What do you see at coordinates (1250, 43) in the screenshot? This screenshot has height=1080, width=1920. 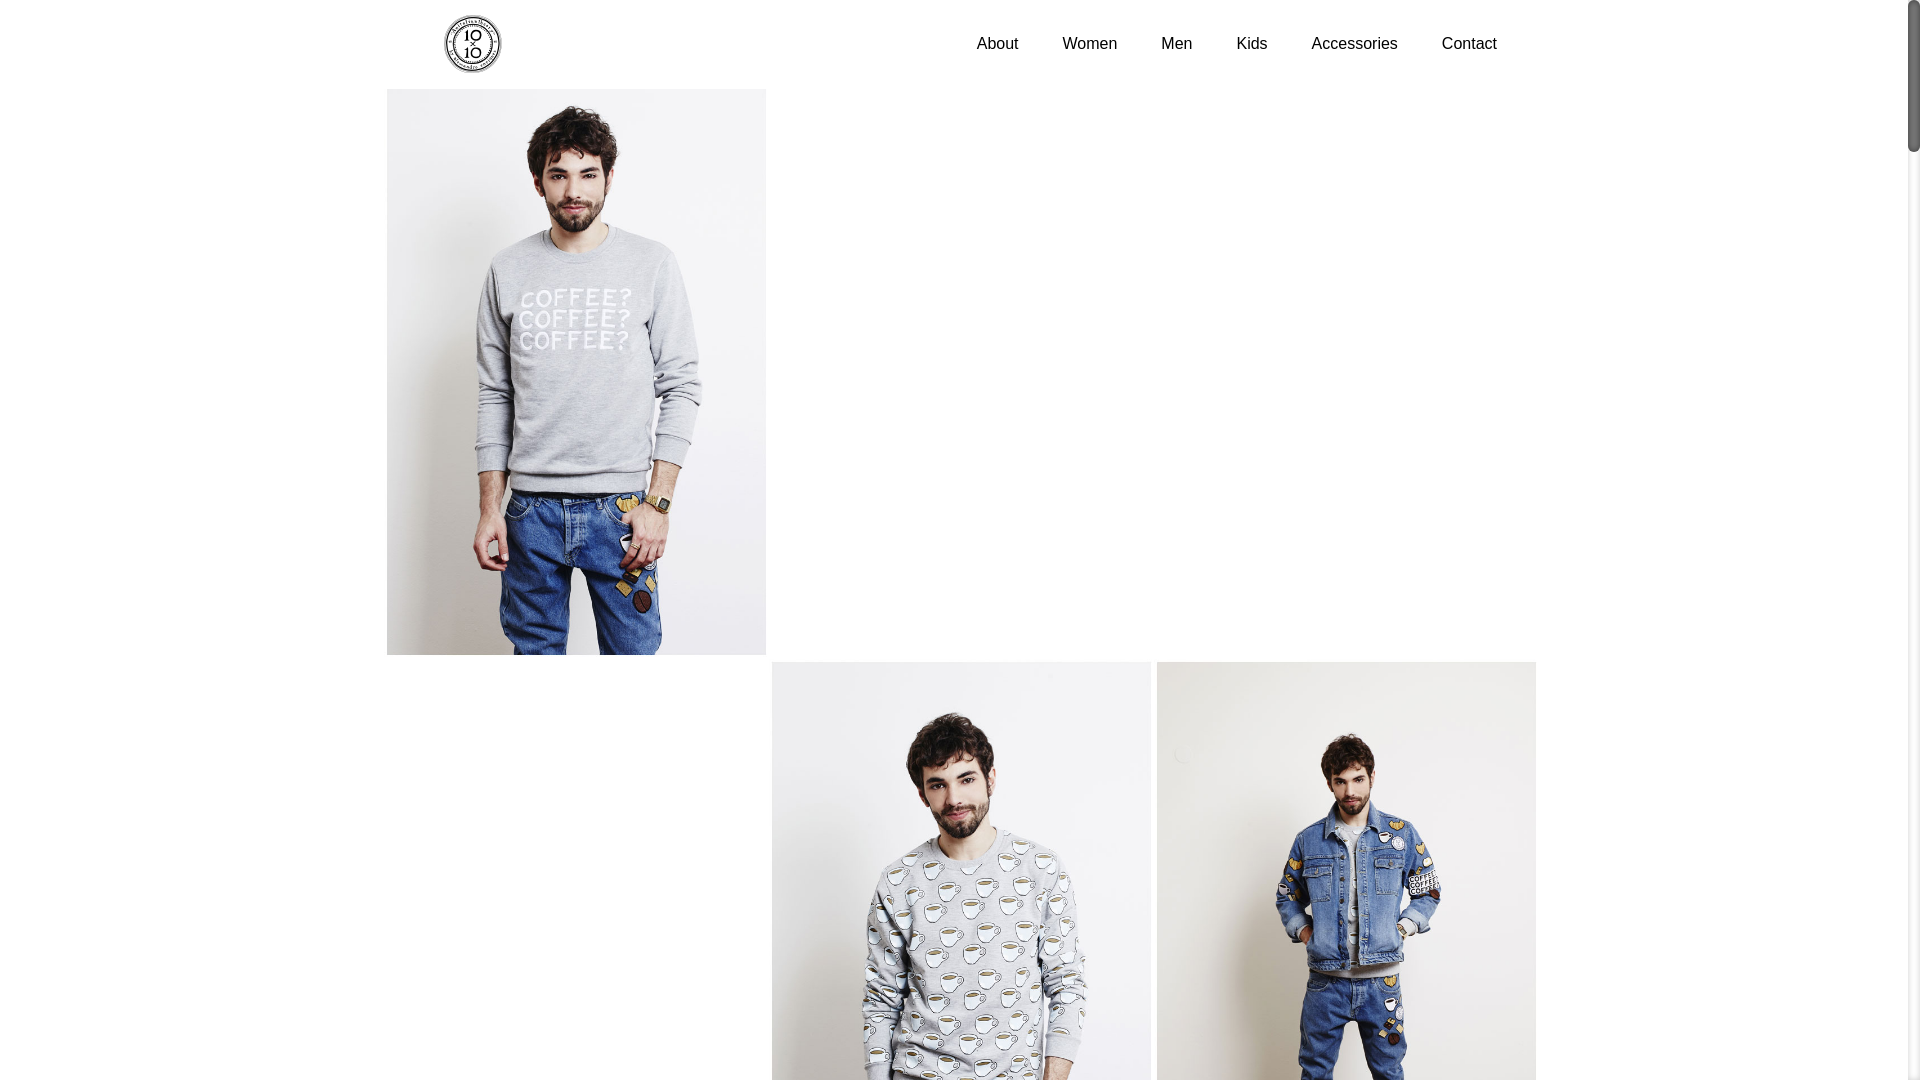 I see `'Kids'` at bounding box center [1250, 43].